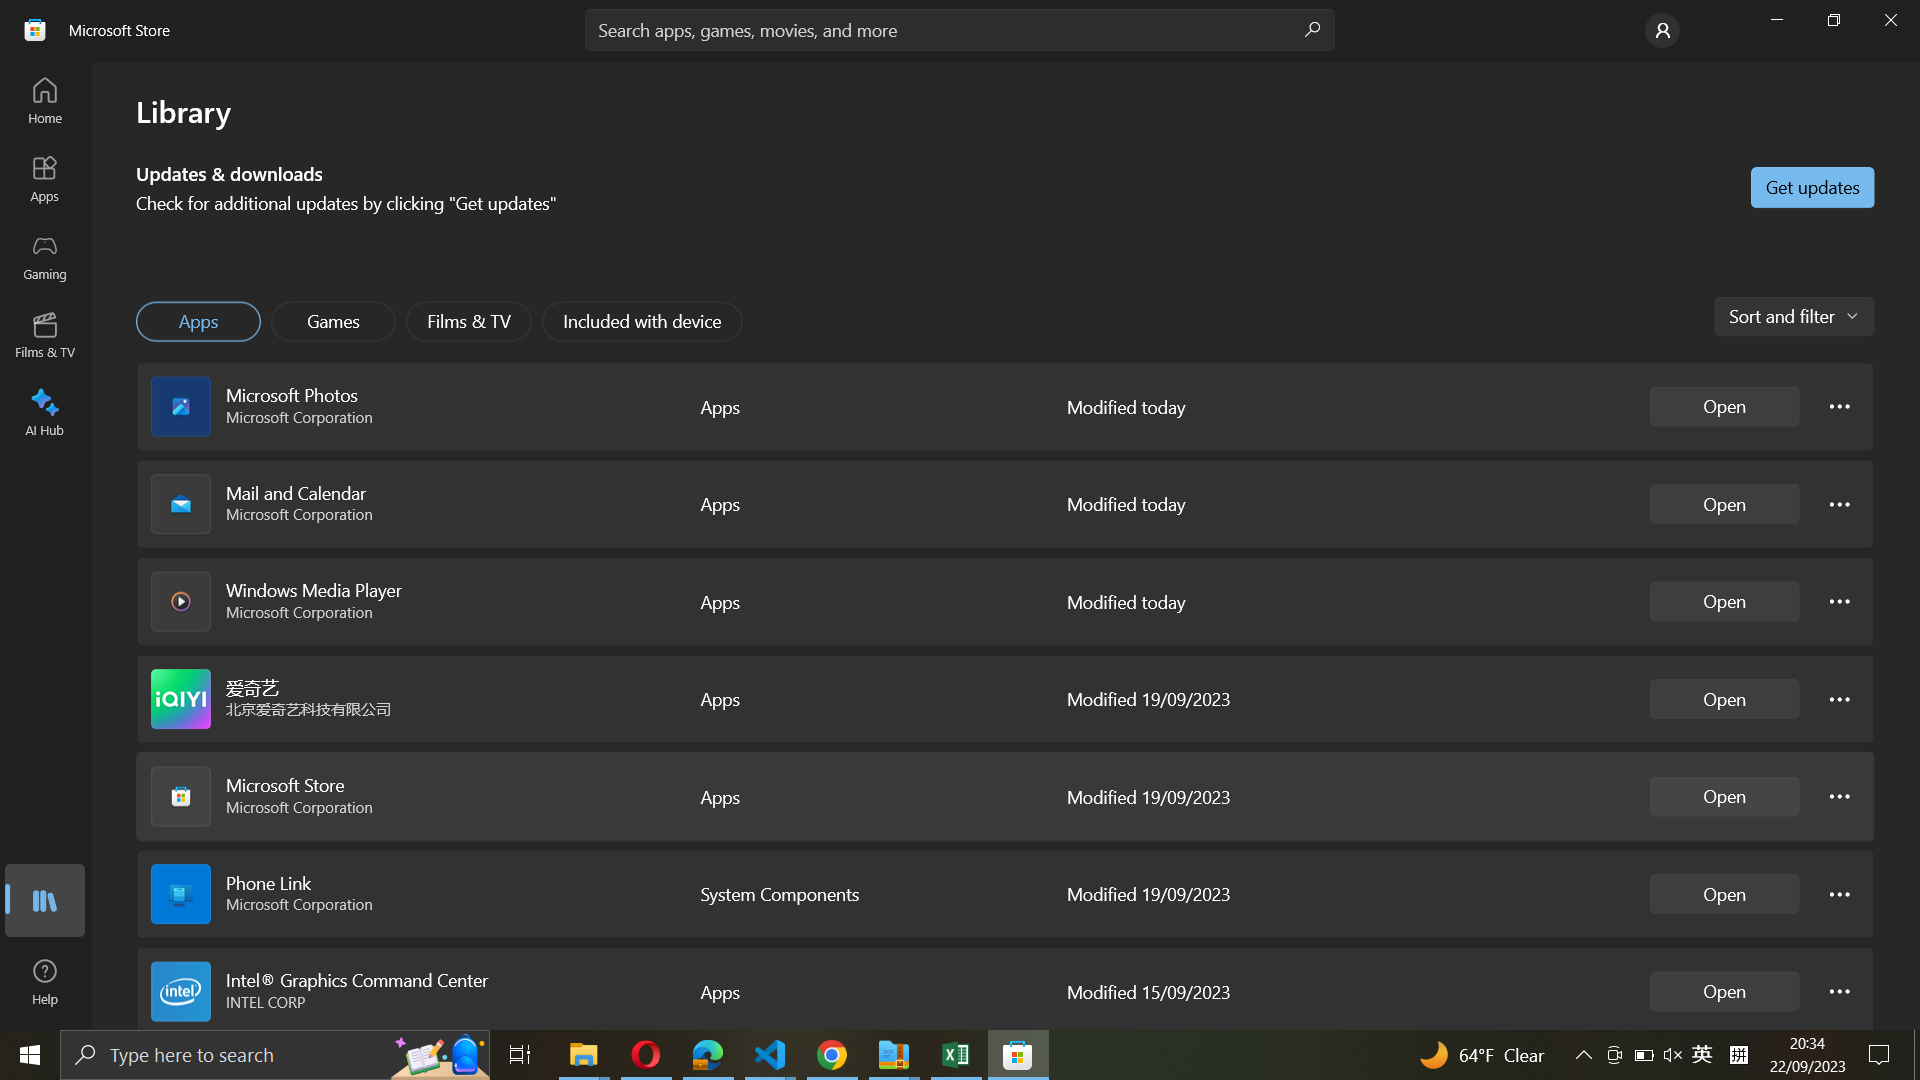  Describe the element at coordinates (1723, 501) in the screenshot. I see `Mail and Calendar application` at that location.